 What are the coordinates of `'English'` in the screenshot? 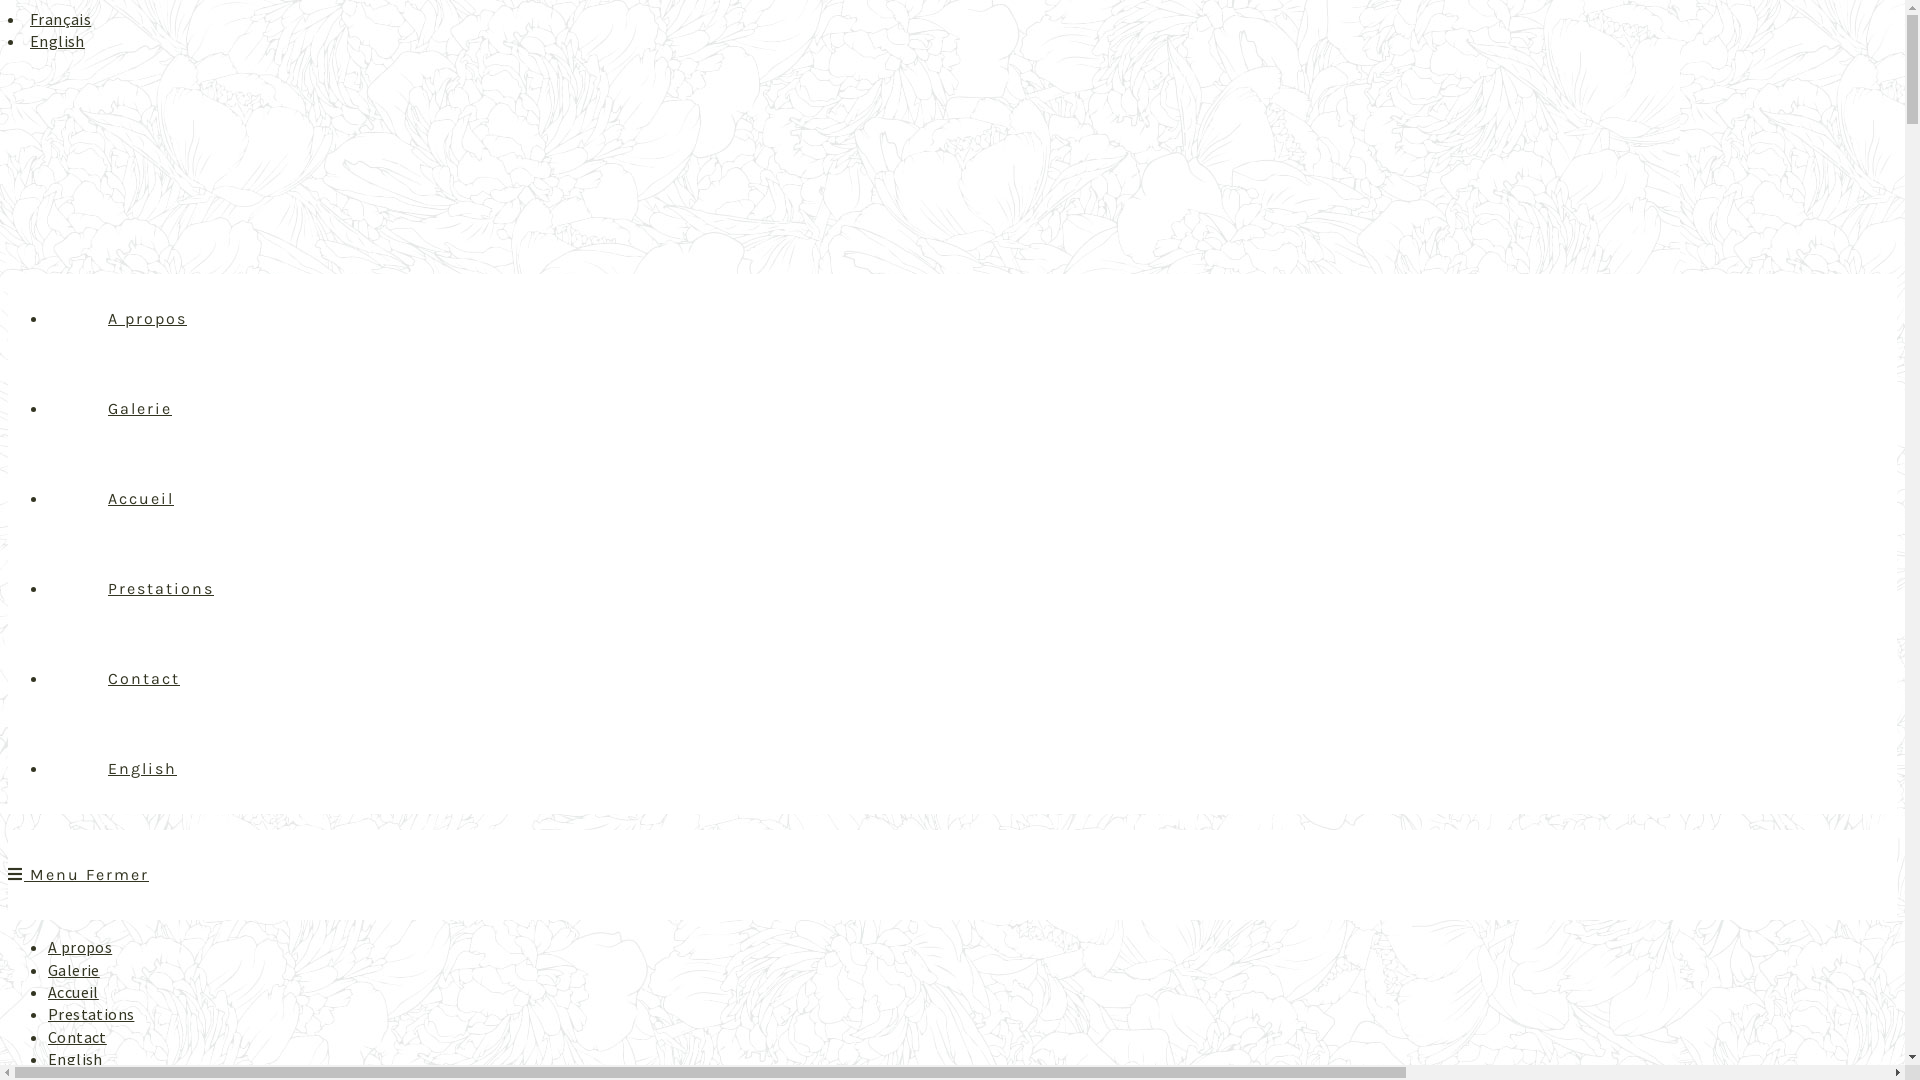 It's located at (141, 767).